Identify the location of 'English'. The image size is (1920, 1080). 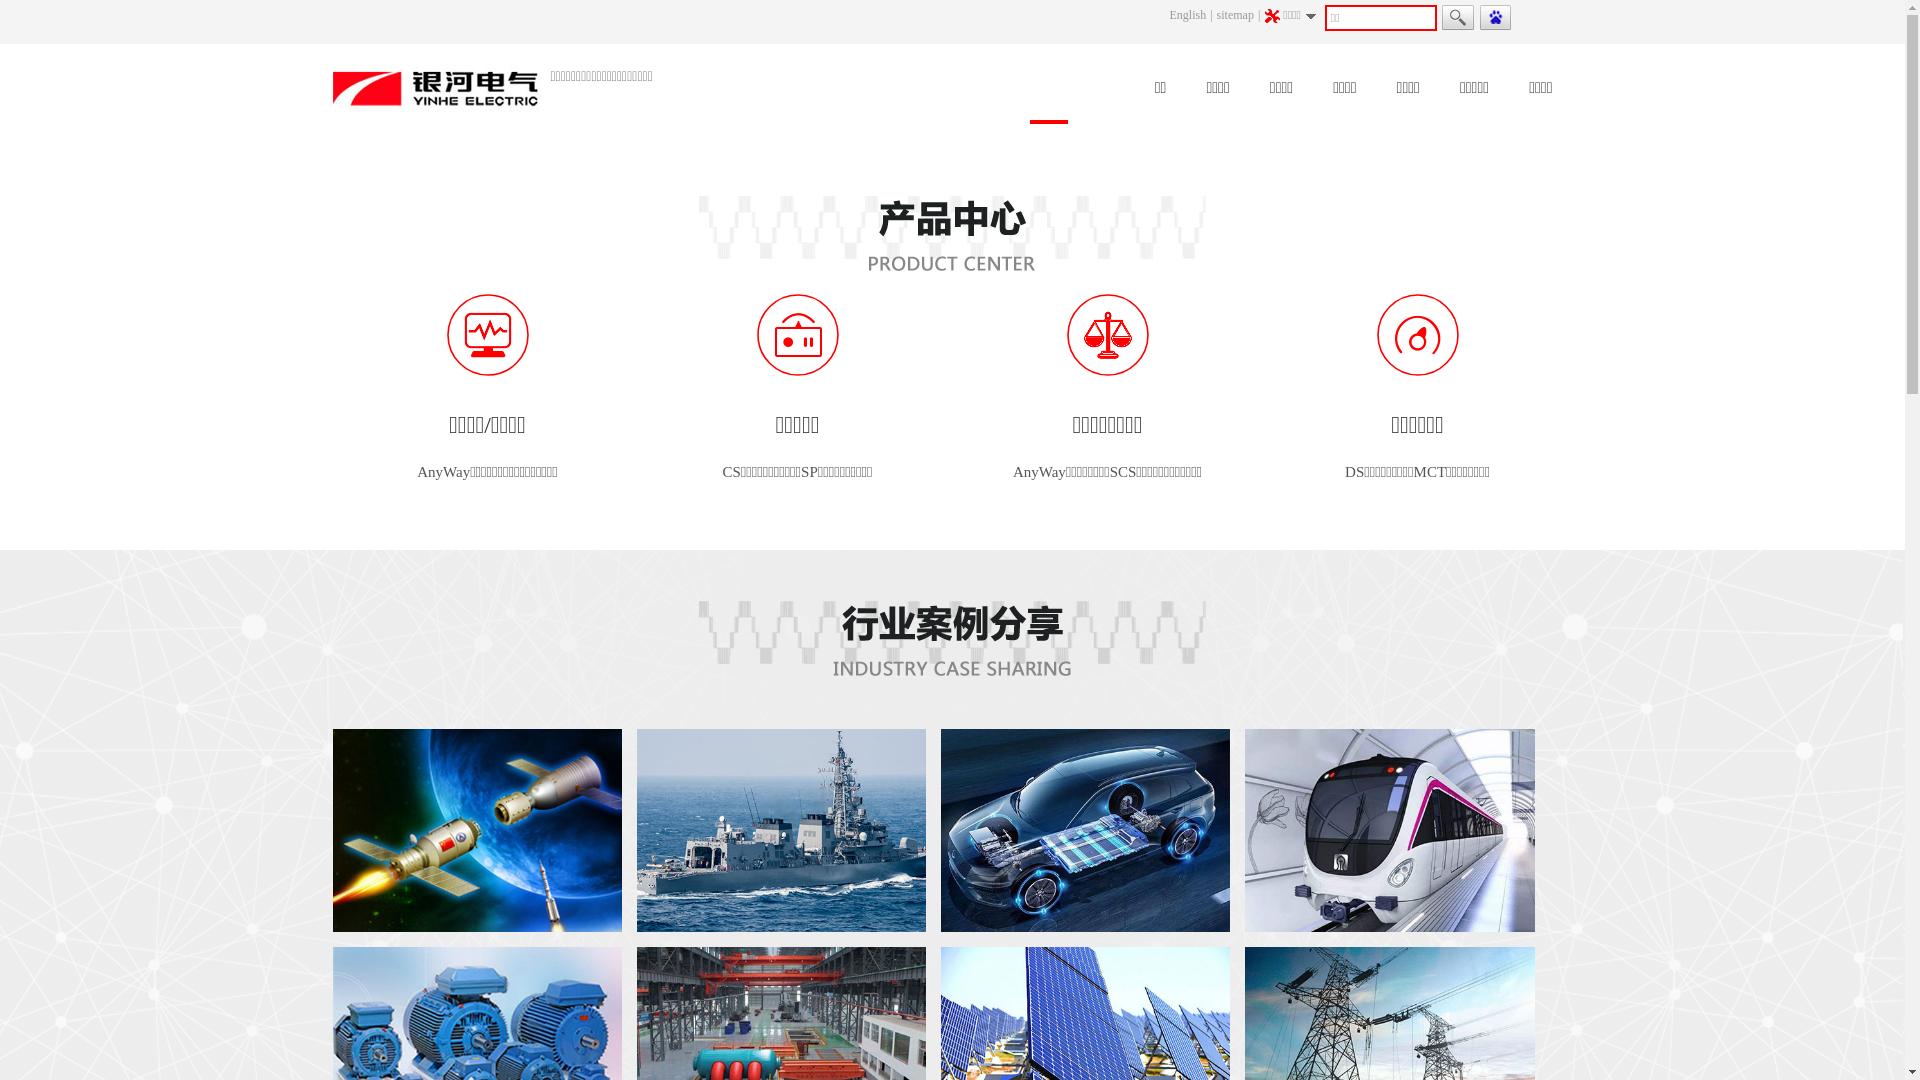
(1188, 15).